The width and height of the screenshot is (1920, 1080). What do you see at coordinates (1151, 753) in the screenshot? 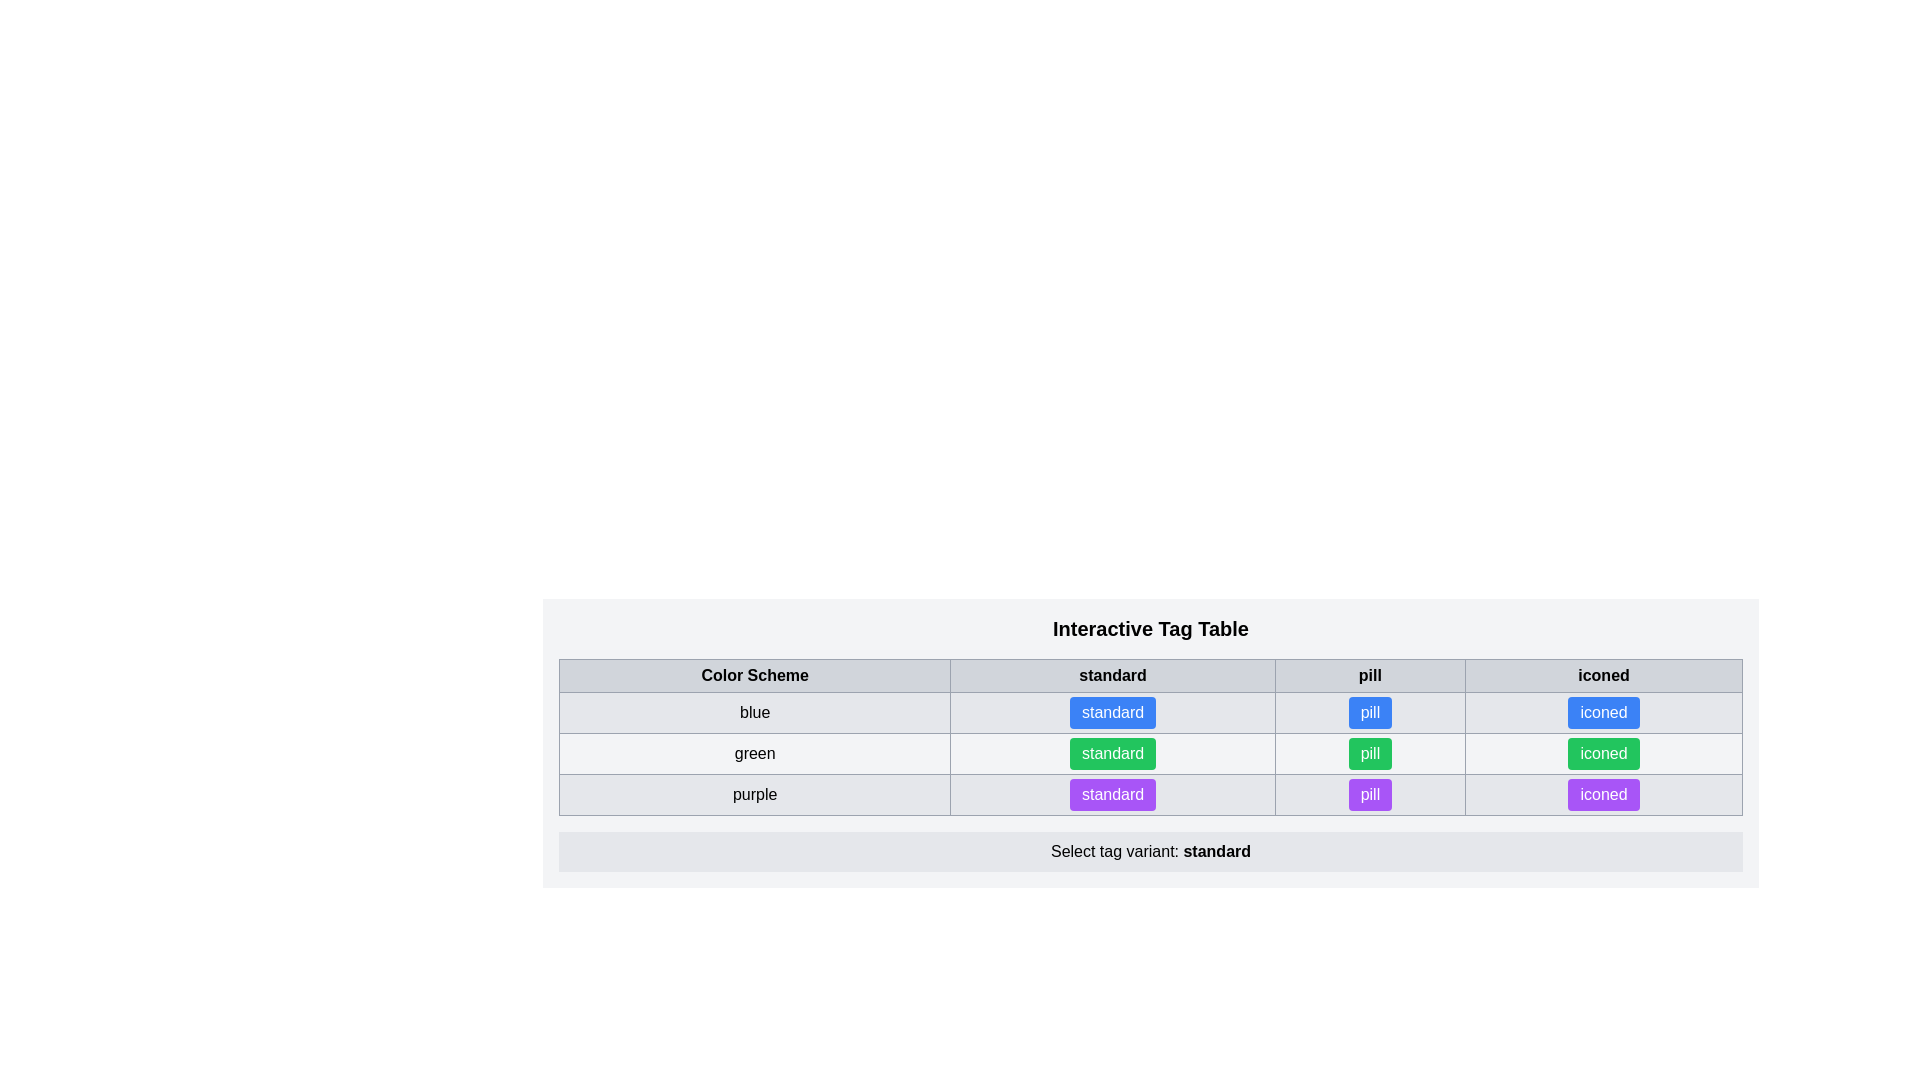
I see `the green rectangular button labeled 'standard' in the second column of the table` at bounding box center [1151, 753].